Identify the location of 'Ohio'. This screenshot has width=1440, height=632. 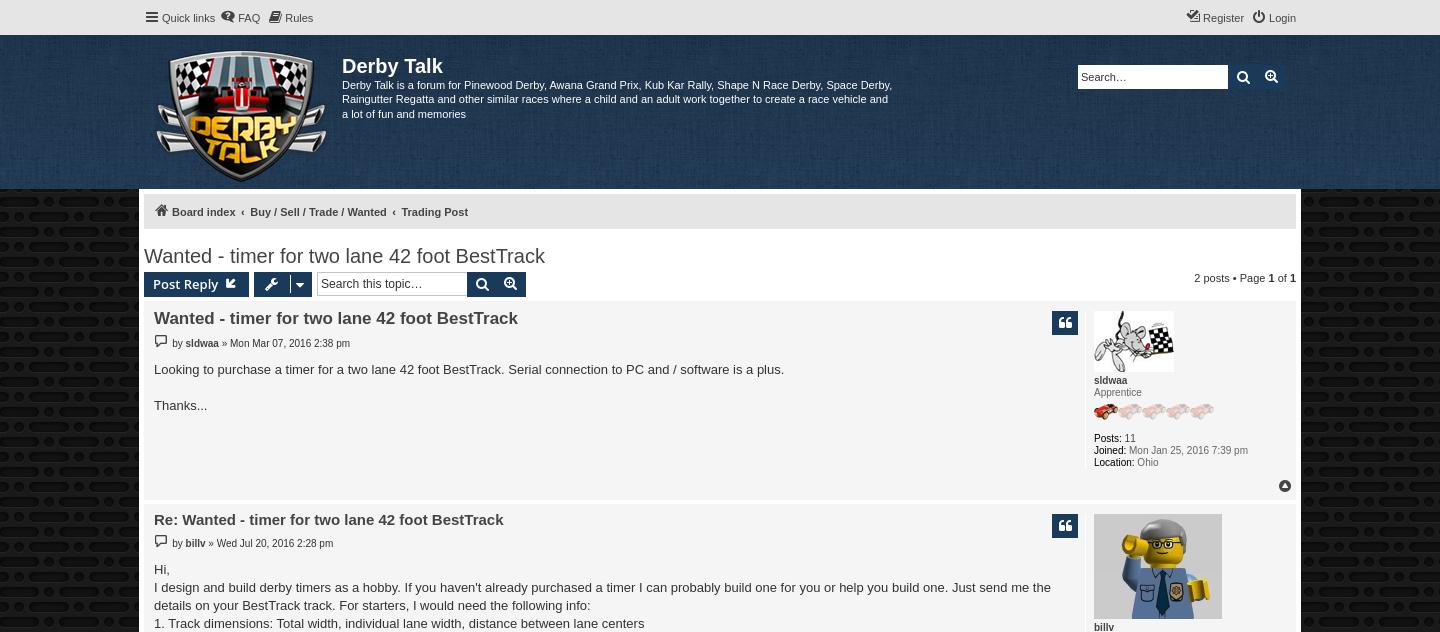
(1145, 460).